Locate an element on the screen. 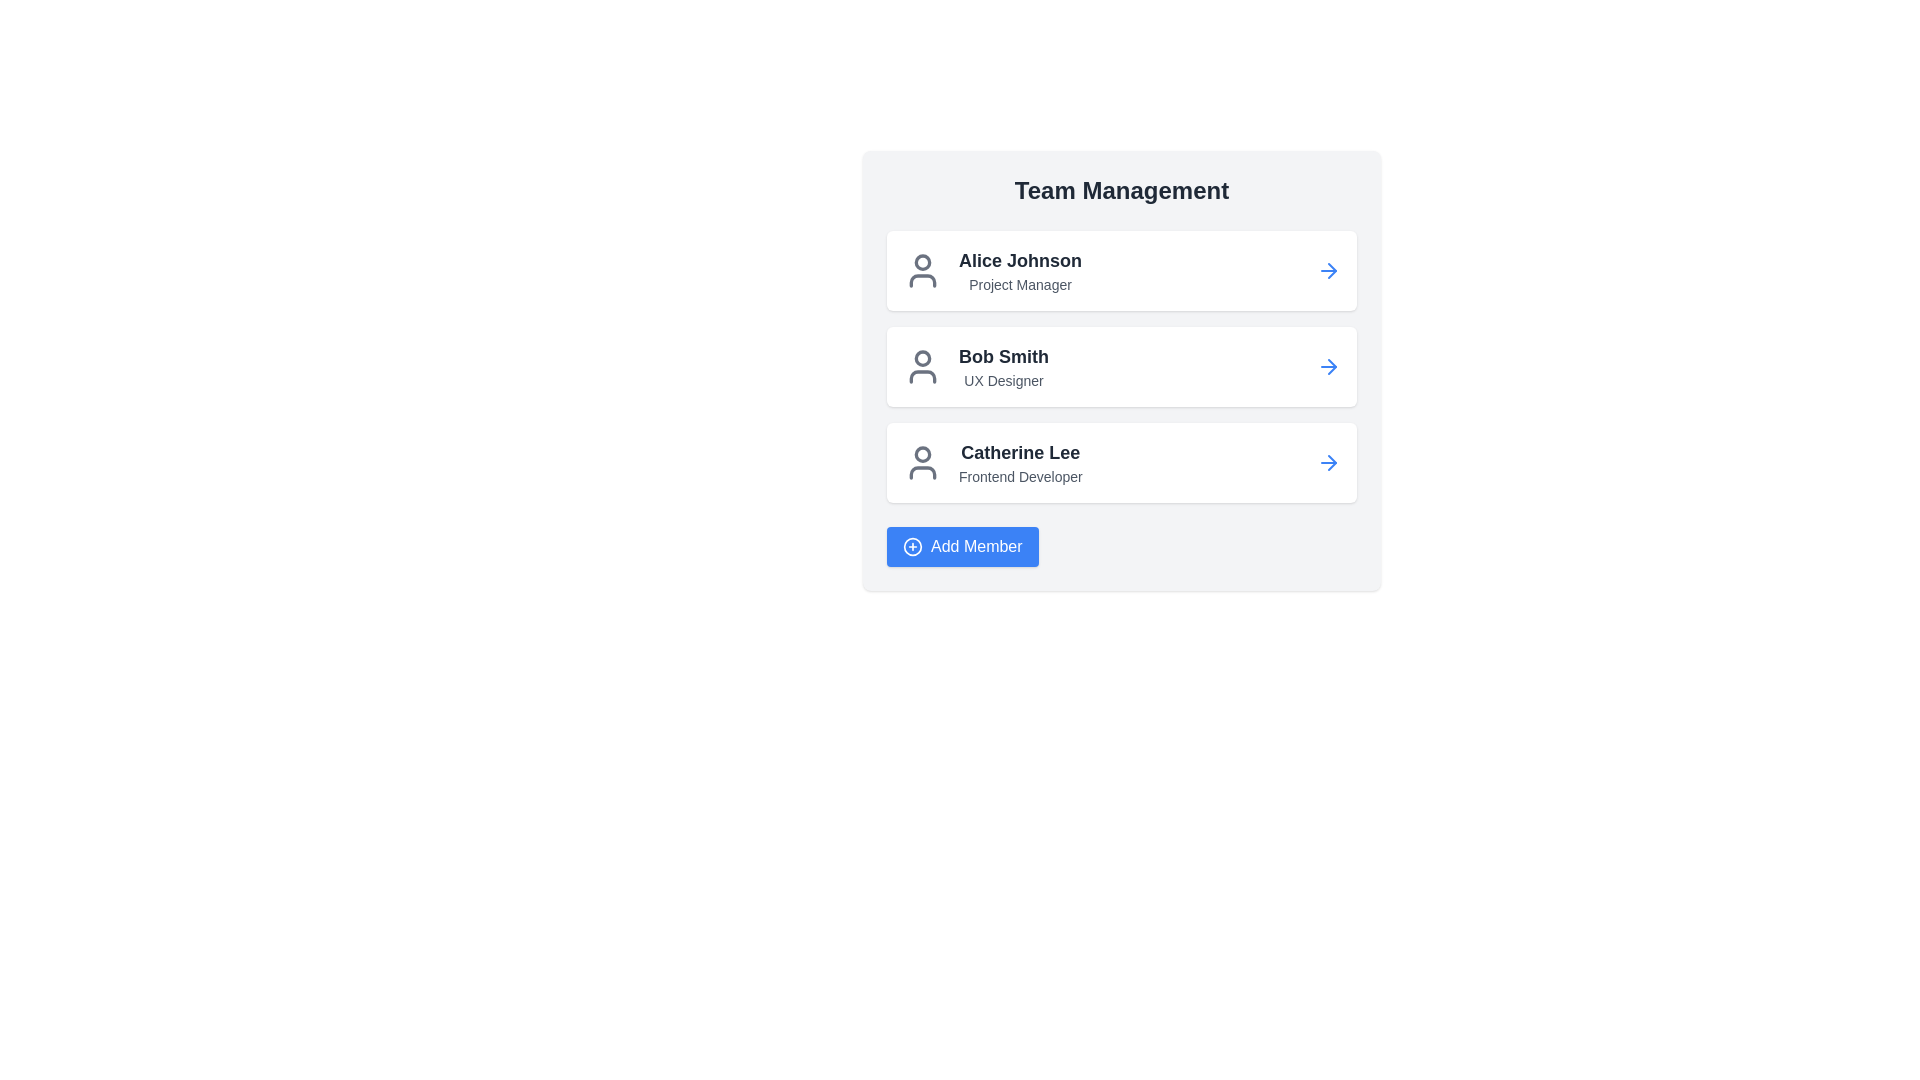  the icon representing 'Catherine Lee' in the 'Team Management' interface, which is located to the left of her name and title is located at coordinates (921, 462).